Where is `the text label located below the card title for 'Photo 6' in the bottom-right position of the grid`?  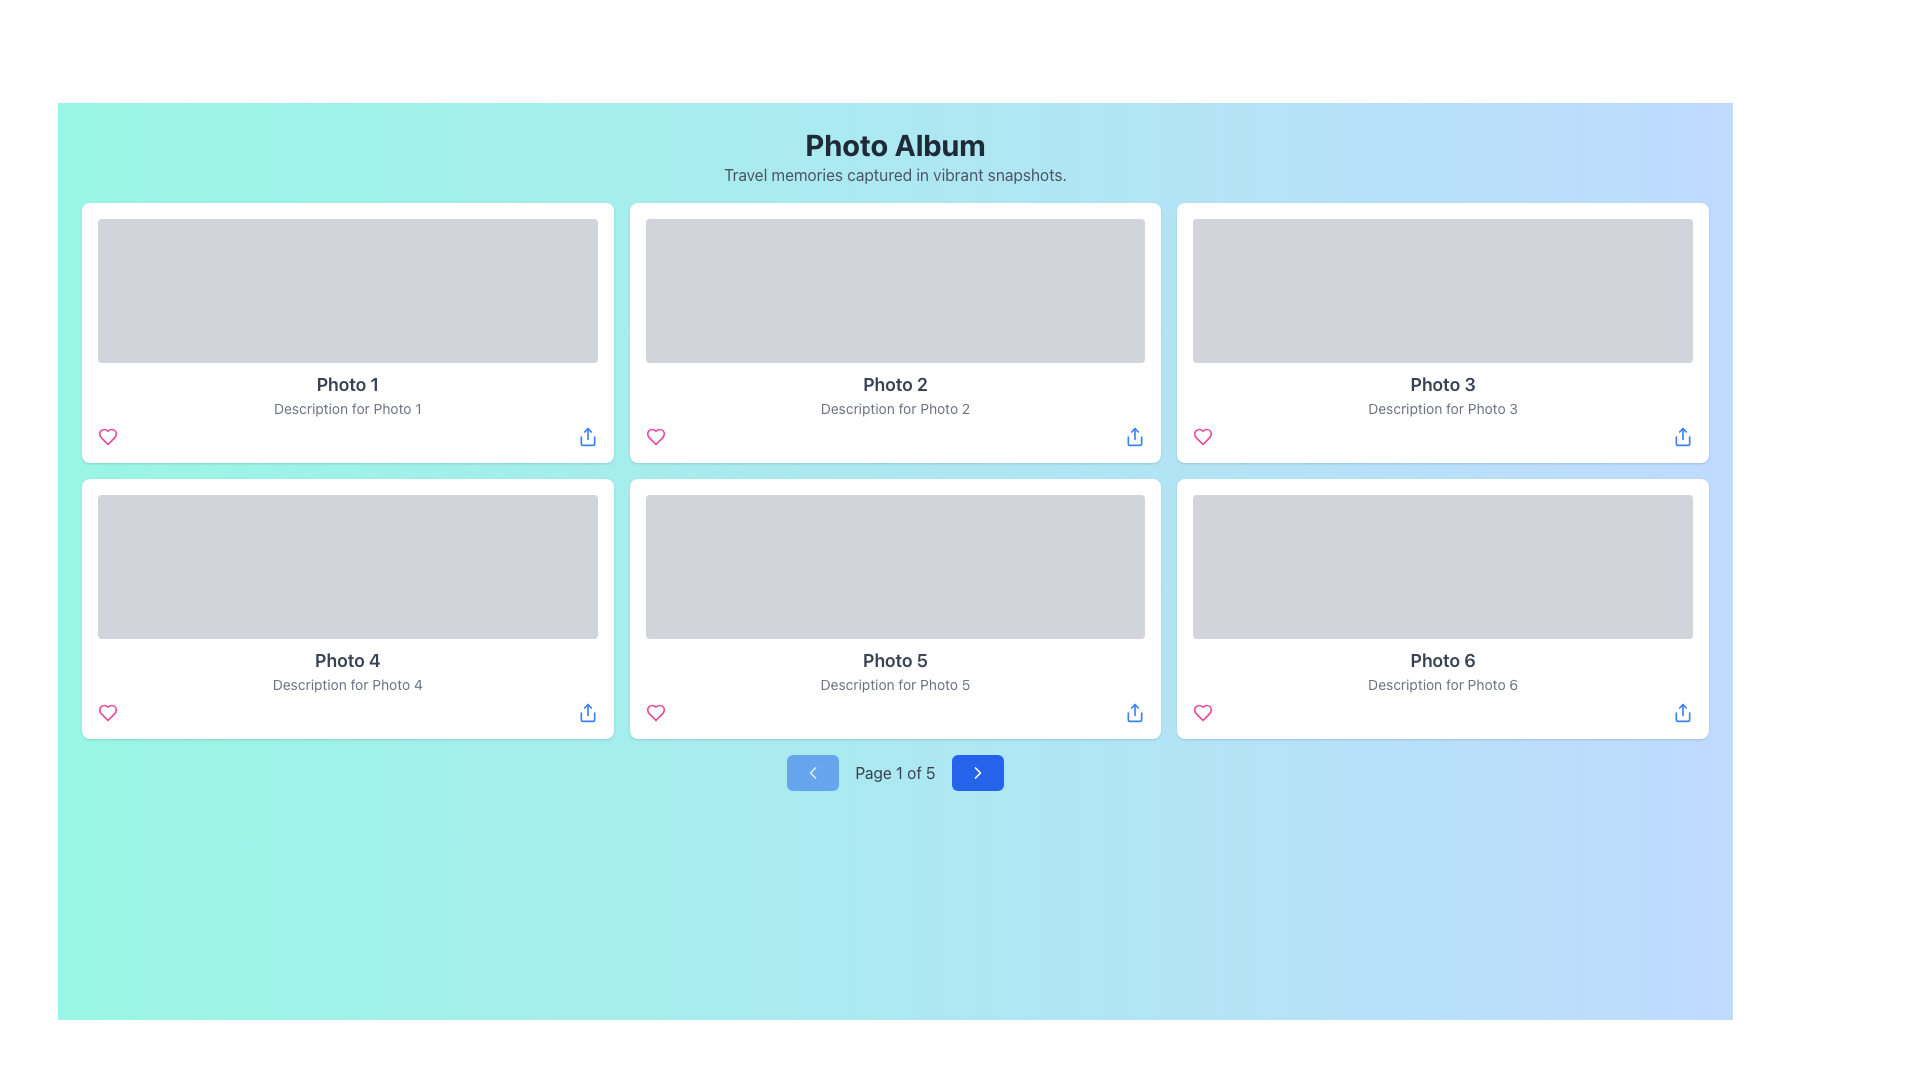
the text label located below the card title for 'Photo 6' in the bottom-right position of the grid is located at coordinates (1443, 684).